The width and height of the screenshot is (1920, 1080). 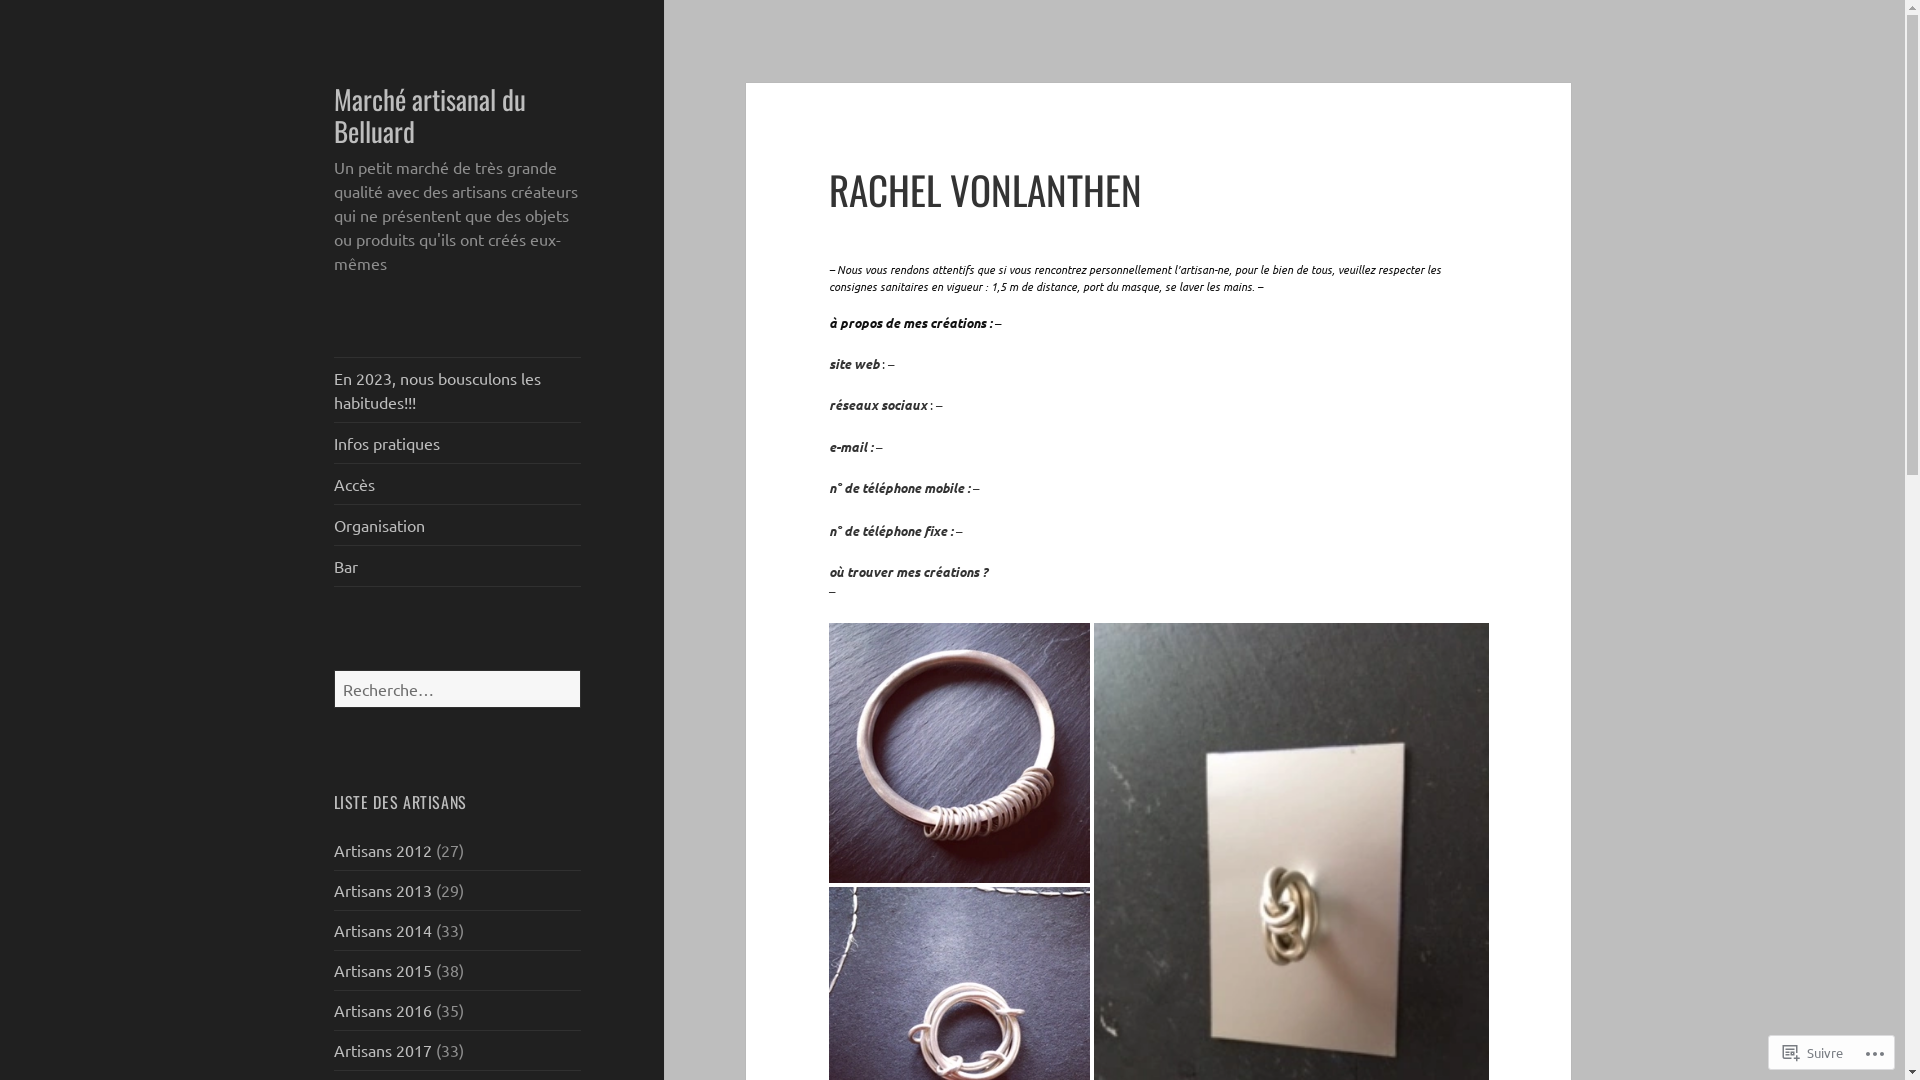 What do you see at coordinates (456, 523) in the screenshot?
I see `'Organisation'` at bounding box center [456, 523].